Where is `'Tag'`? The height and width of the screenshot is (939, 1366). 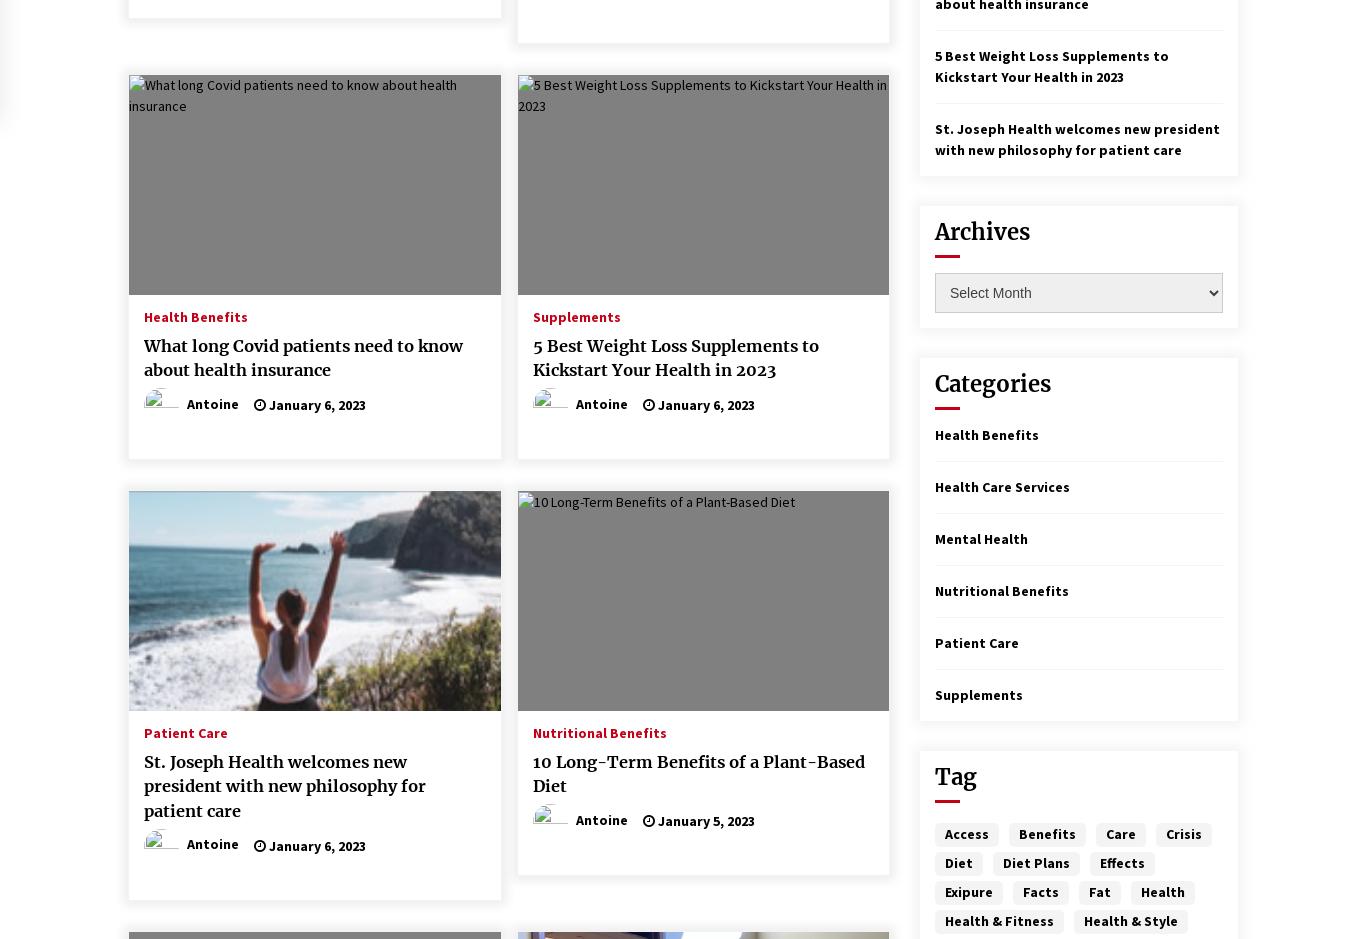
'Tag' is located at coordinates (956, 776).